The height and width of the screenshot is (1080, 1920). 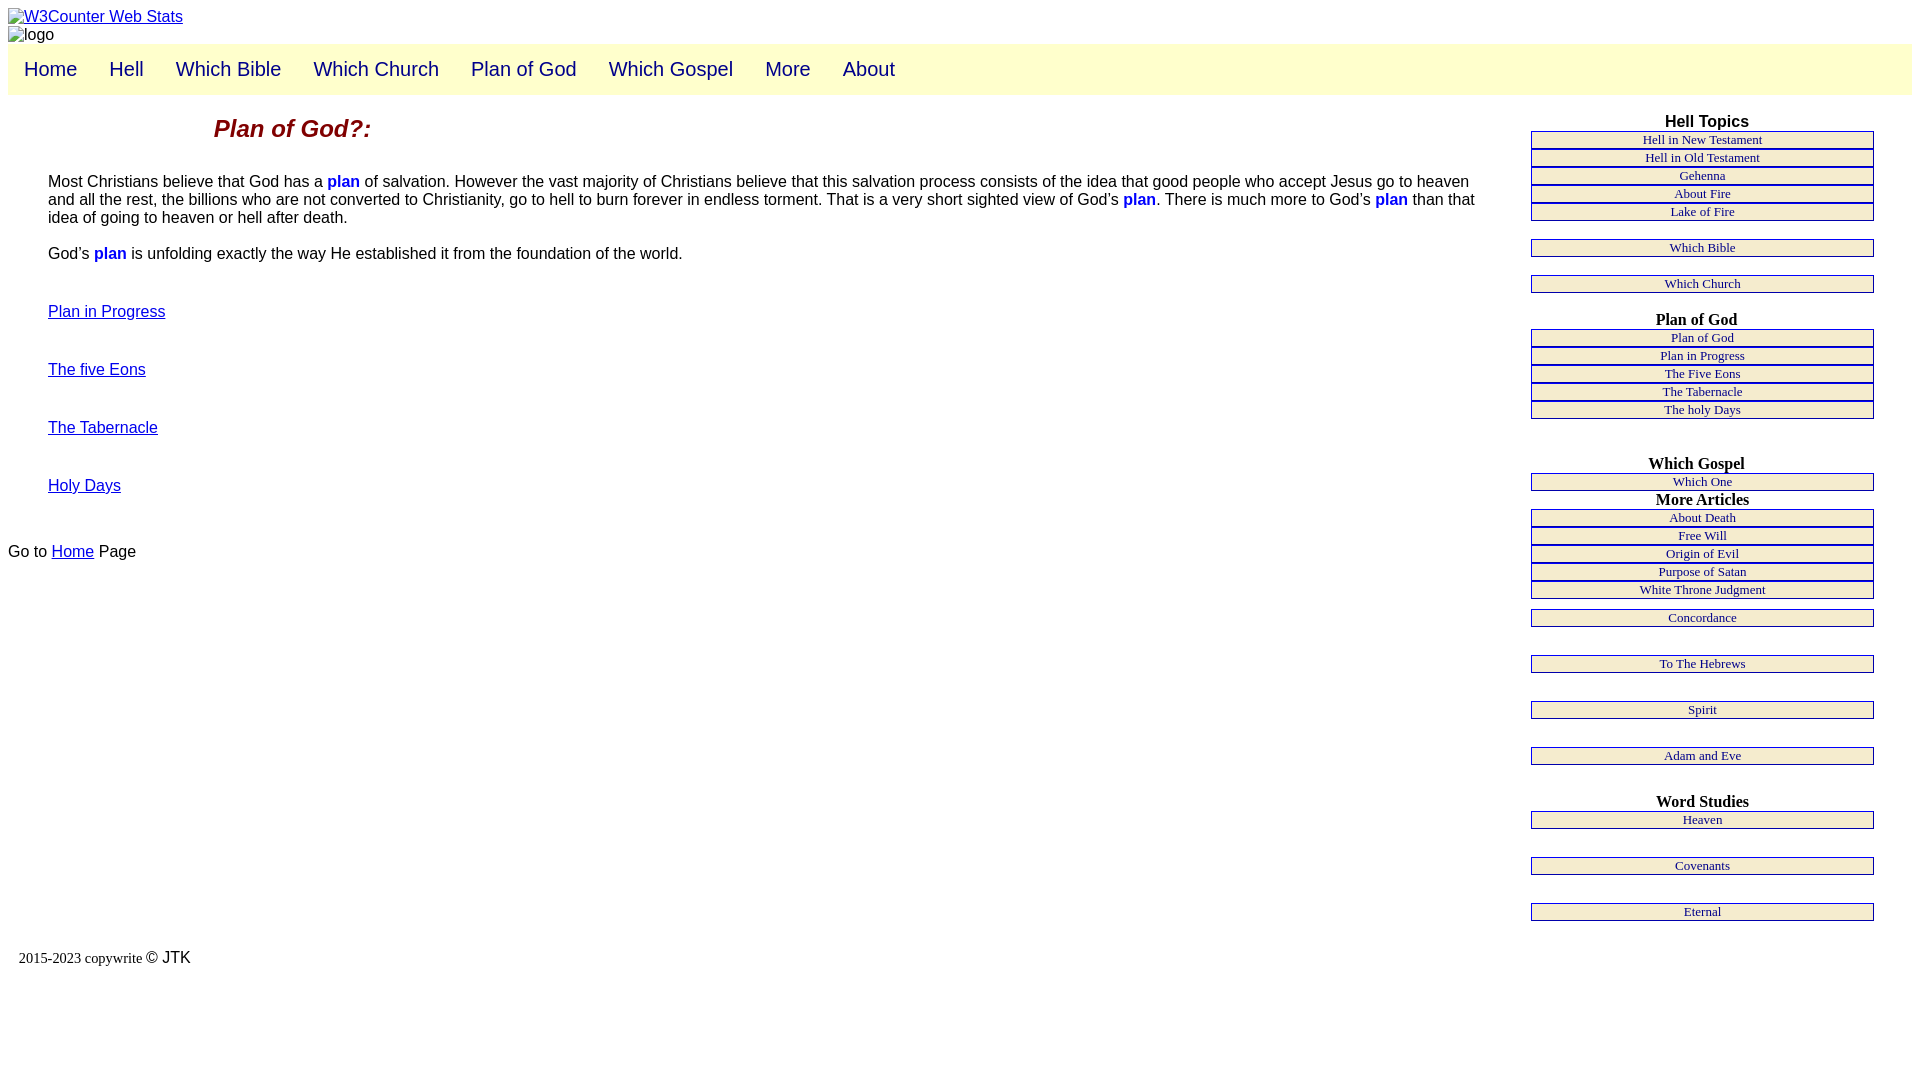 I want to click on 'Concordance', so click(x=1701, y=616).